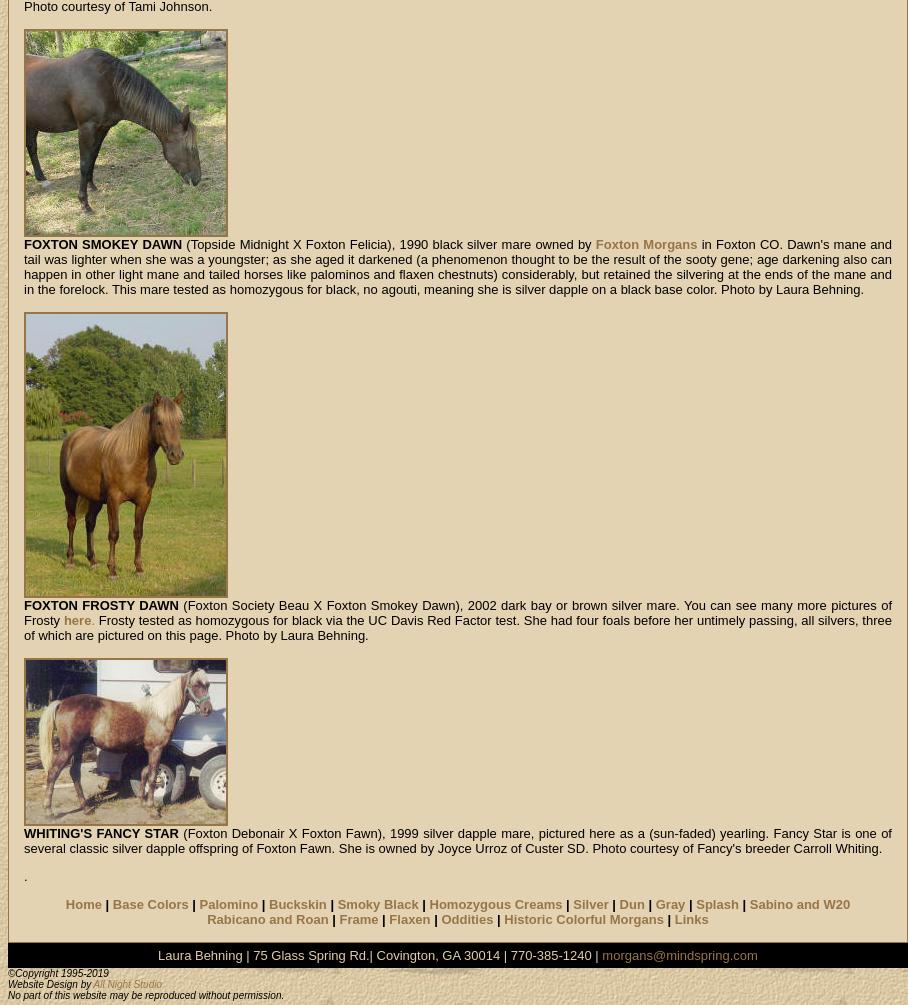 Image resolution: width=908 pixels, height=1005 pixels. Describe the element at coordinates (227, 903) in the screenshot. I see `'Palomino'` at that location.